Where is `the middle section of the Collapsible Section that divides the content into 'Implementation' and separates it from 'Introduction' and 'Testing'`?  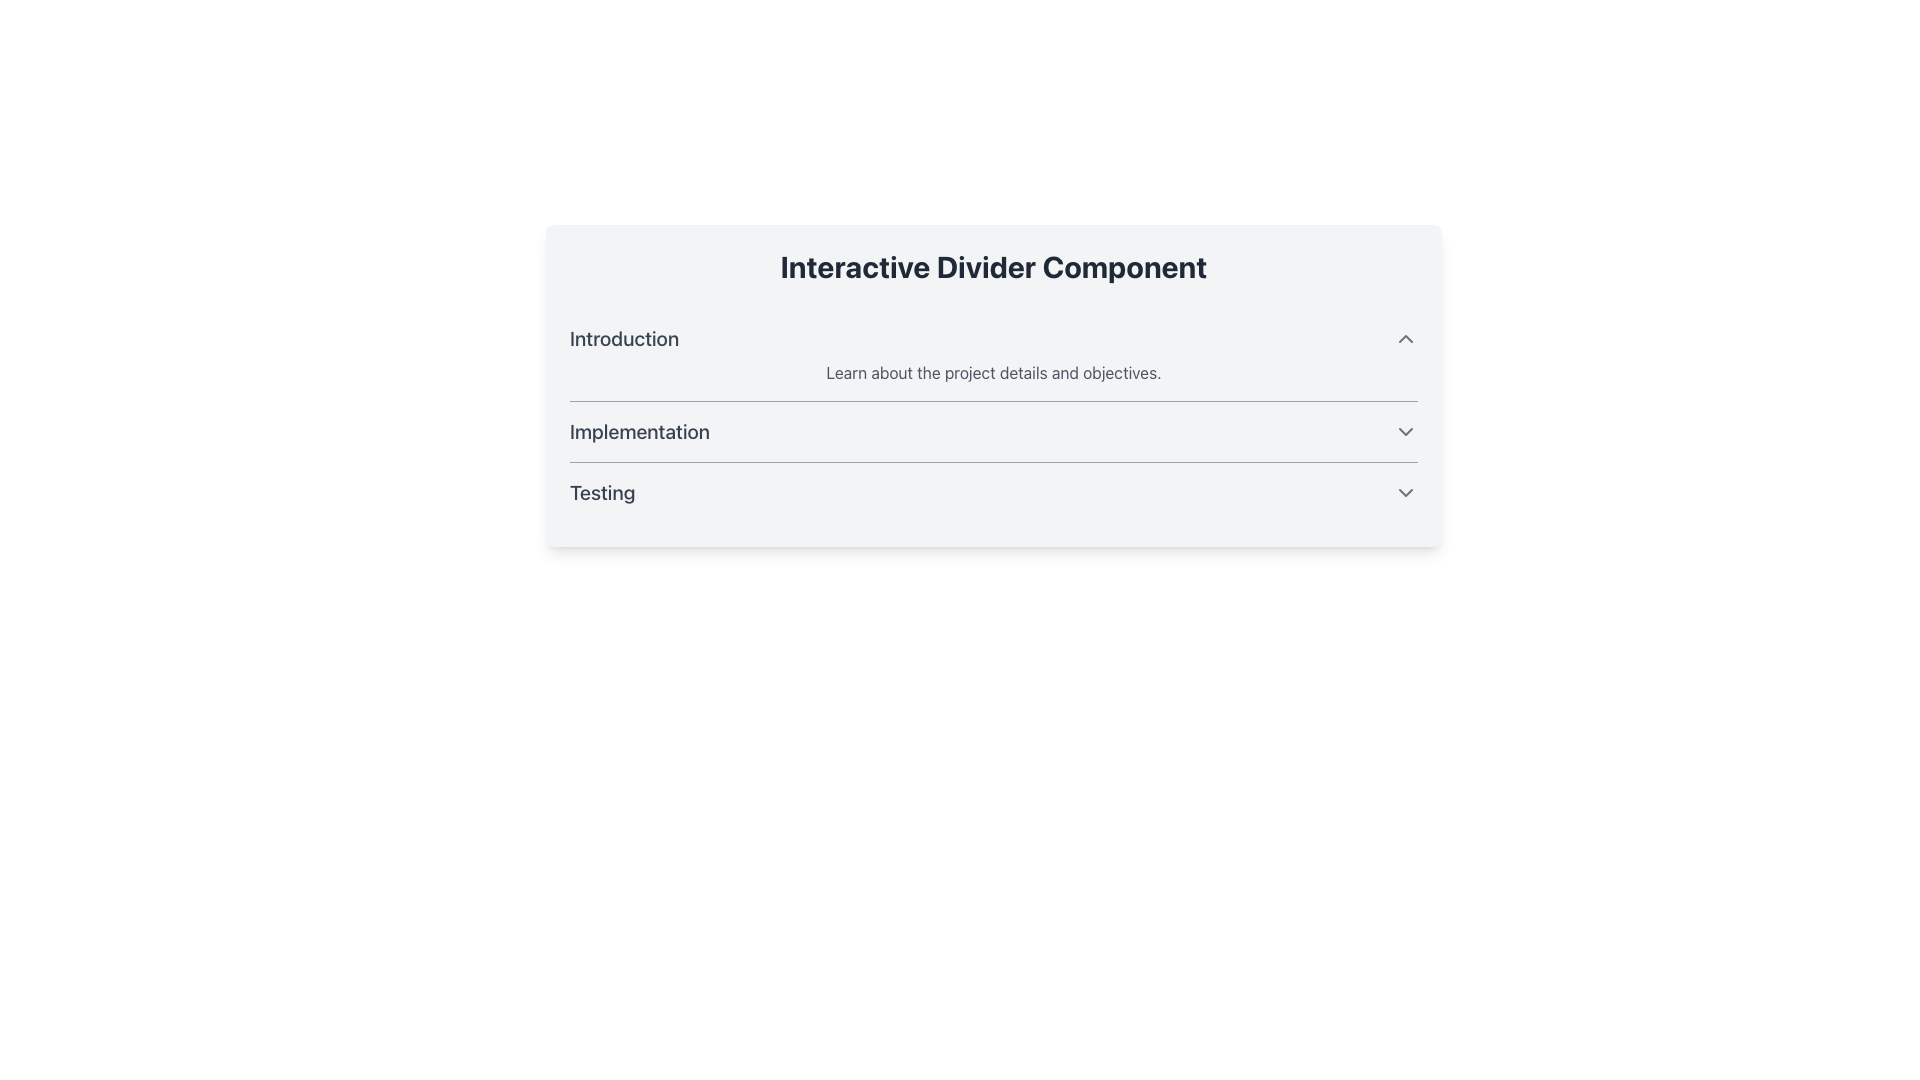
the middle section of the Collapsible Section that divides the content into 'Implementation' and separates it from 'Introduction' and 'Testing' is located at coordinates (993, 415).